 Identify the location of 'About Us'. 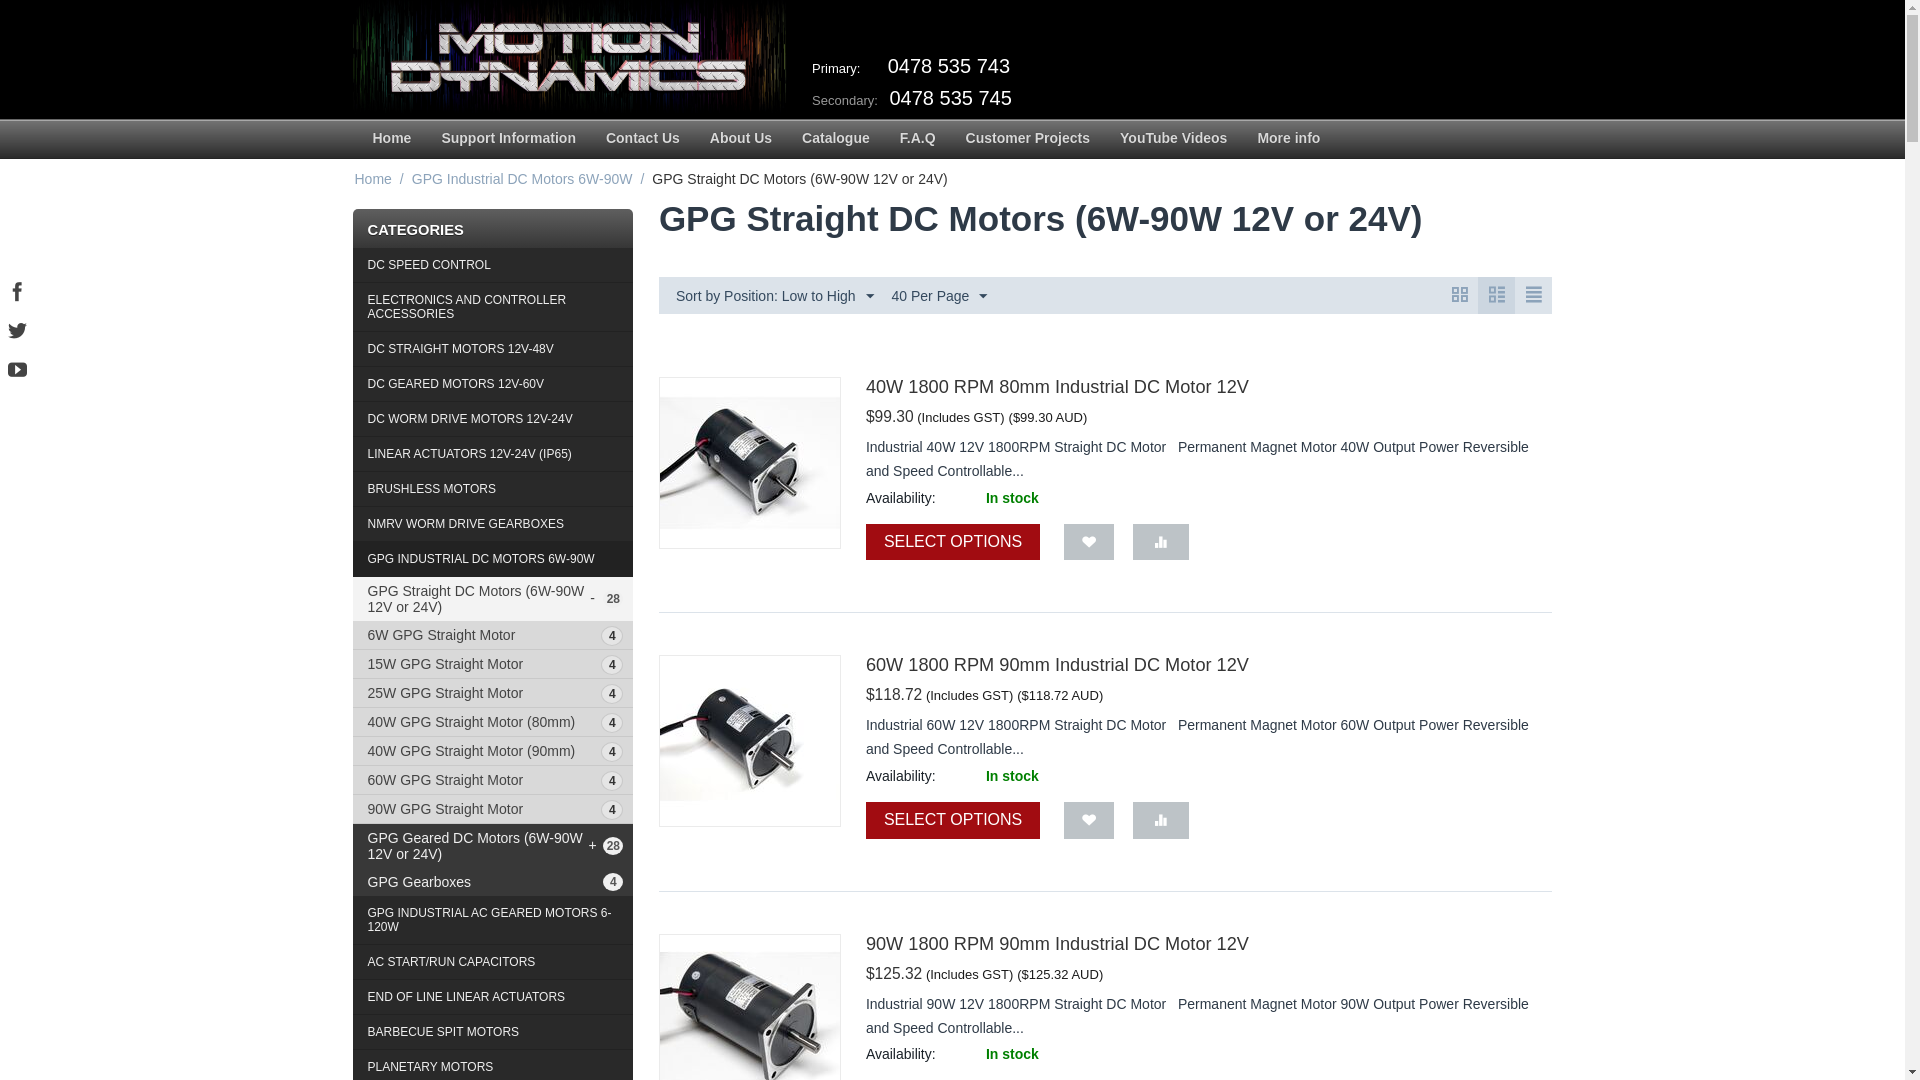
(695, 138).